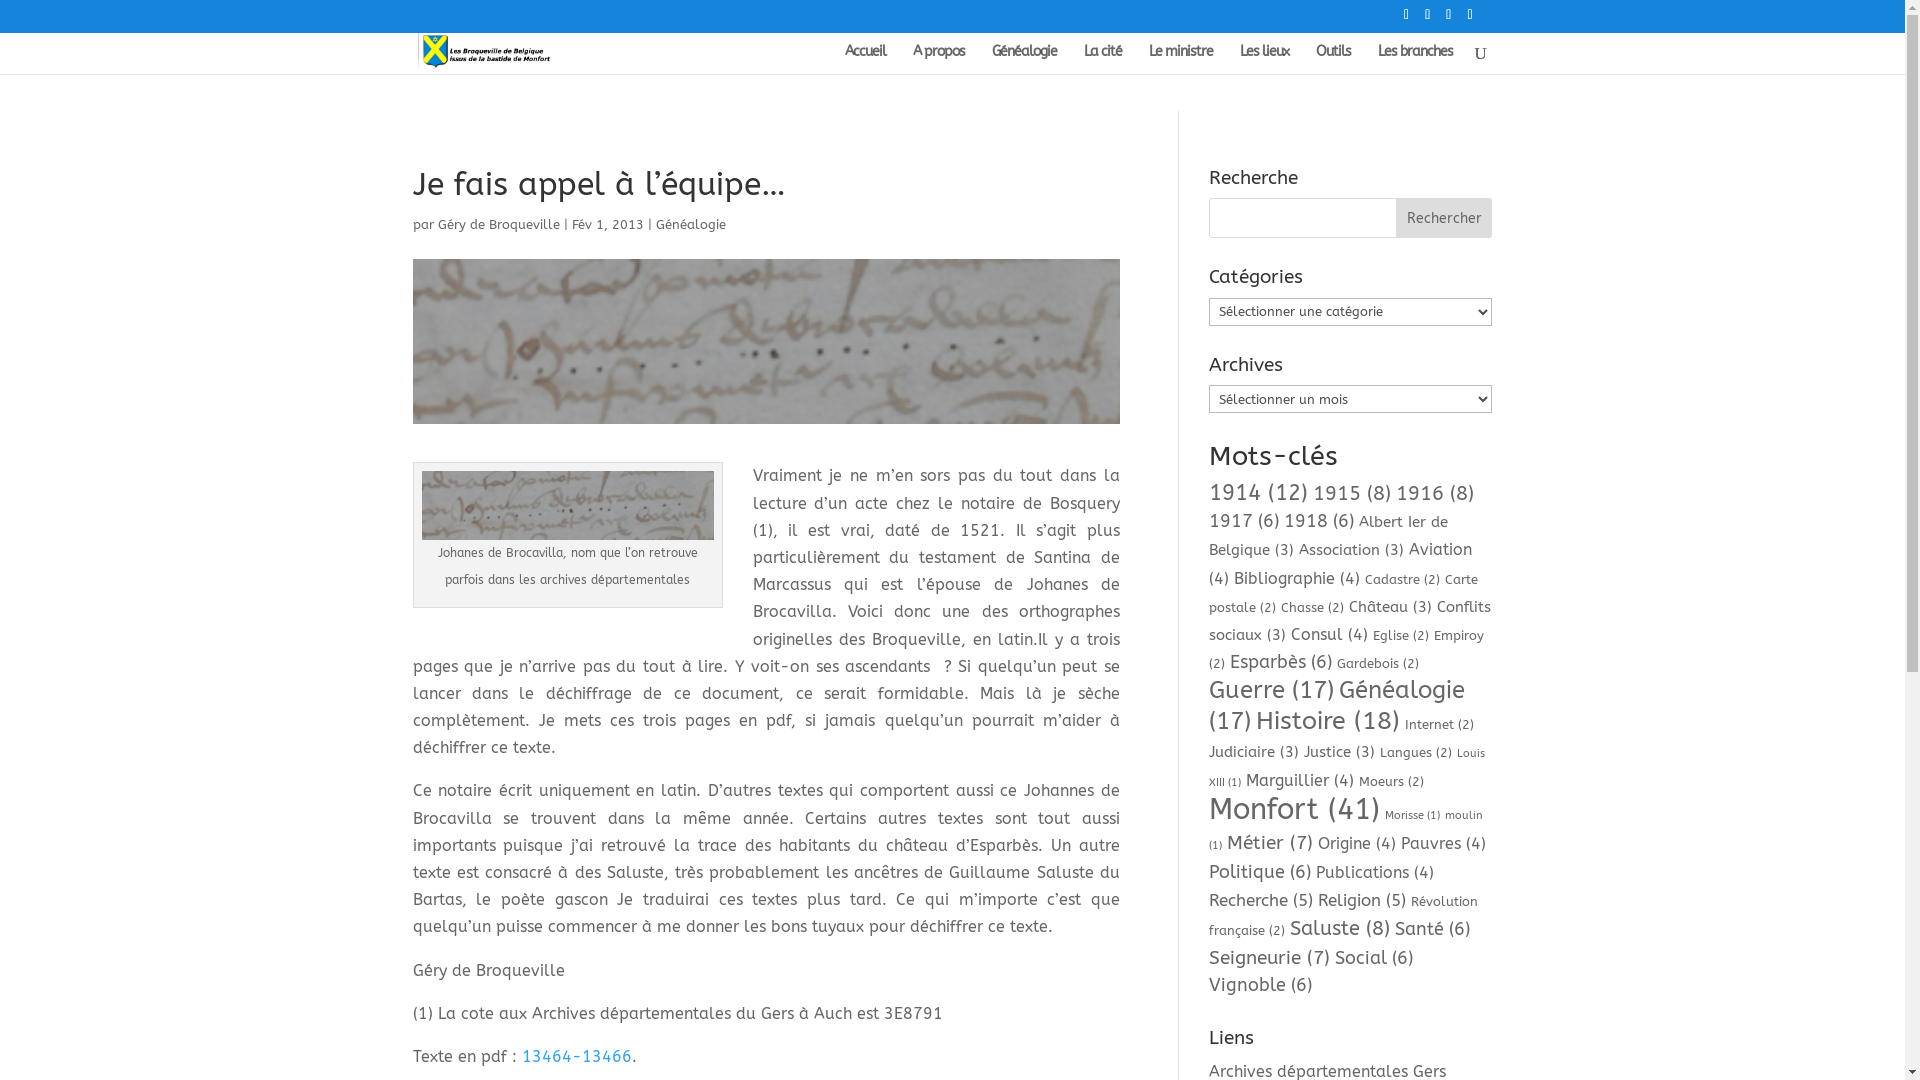  I want to click on 'Cadastre (2)', so click(1401, 579).